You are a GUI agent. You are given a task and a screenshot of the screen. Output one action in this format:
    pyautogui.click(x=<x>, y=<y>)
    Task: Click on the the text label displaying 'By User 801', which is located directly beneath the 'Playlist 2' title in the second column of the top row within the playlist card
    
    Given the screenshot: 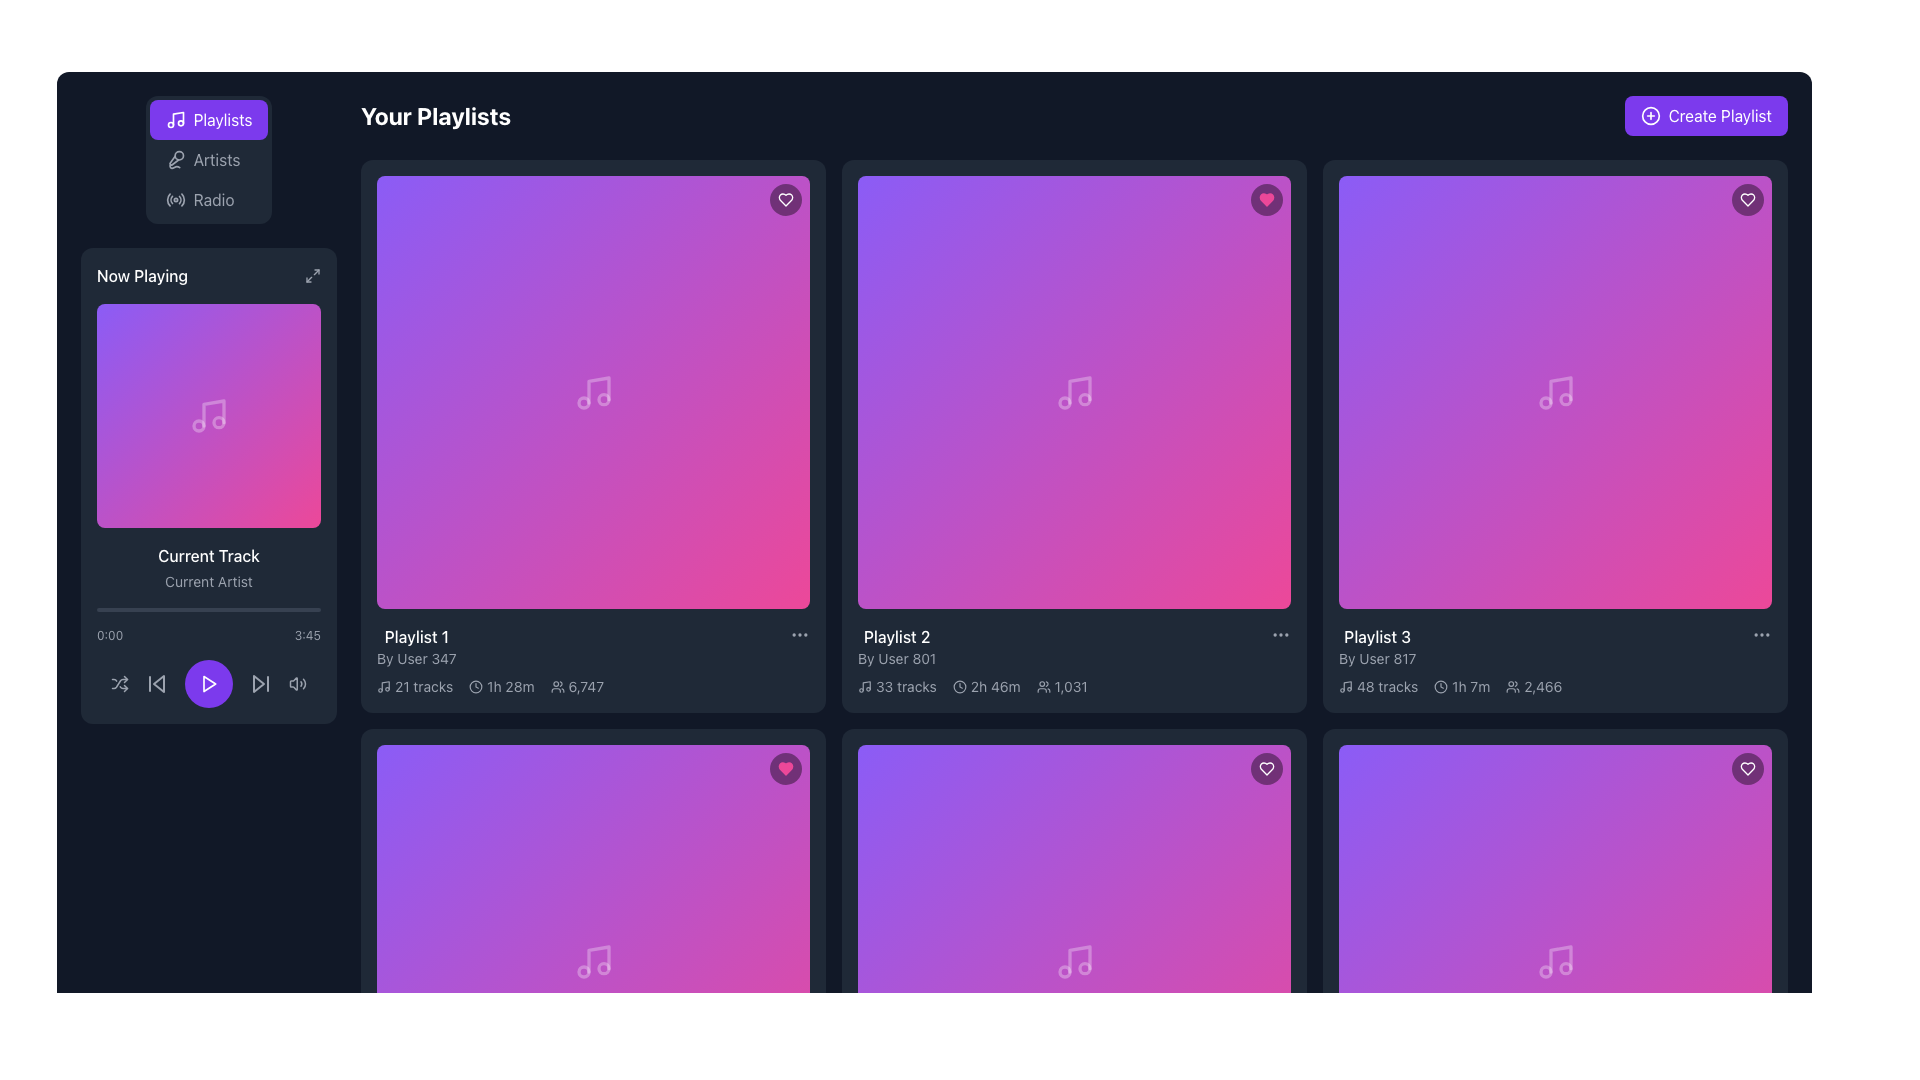 What is the action you would take?
    pyautogui.click(x=896, y=659)
    